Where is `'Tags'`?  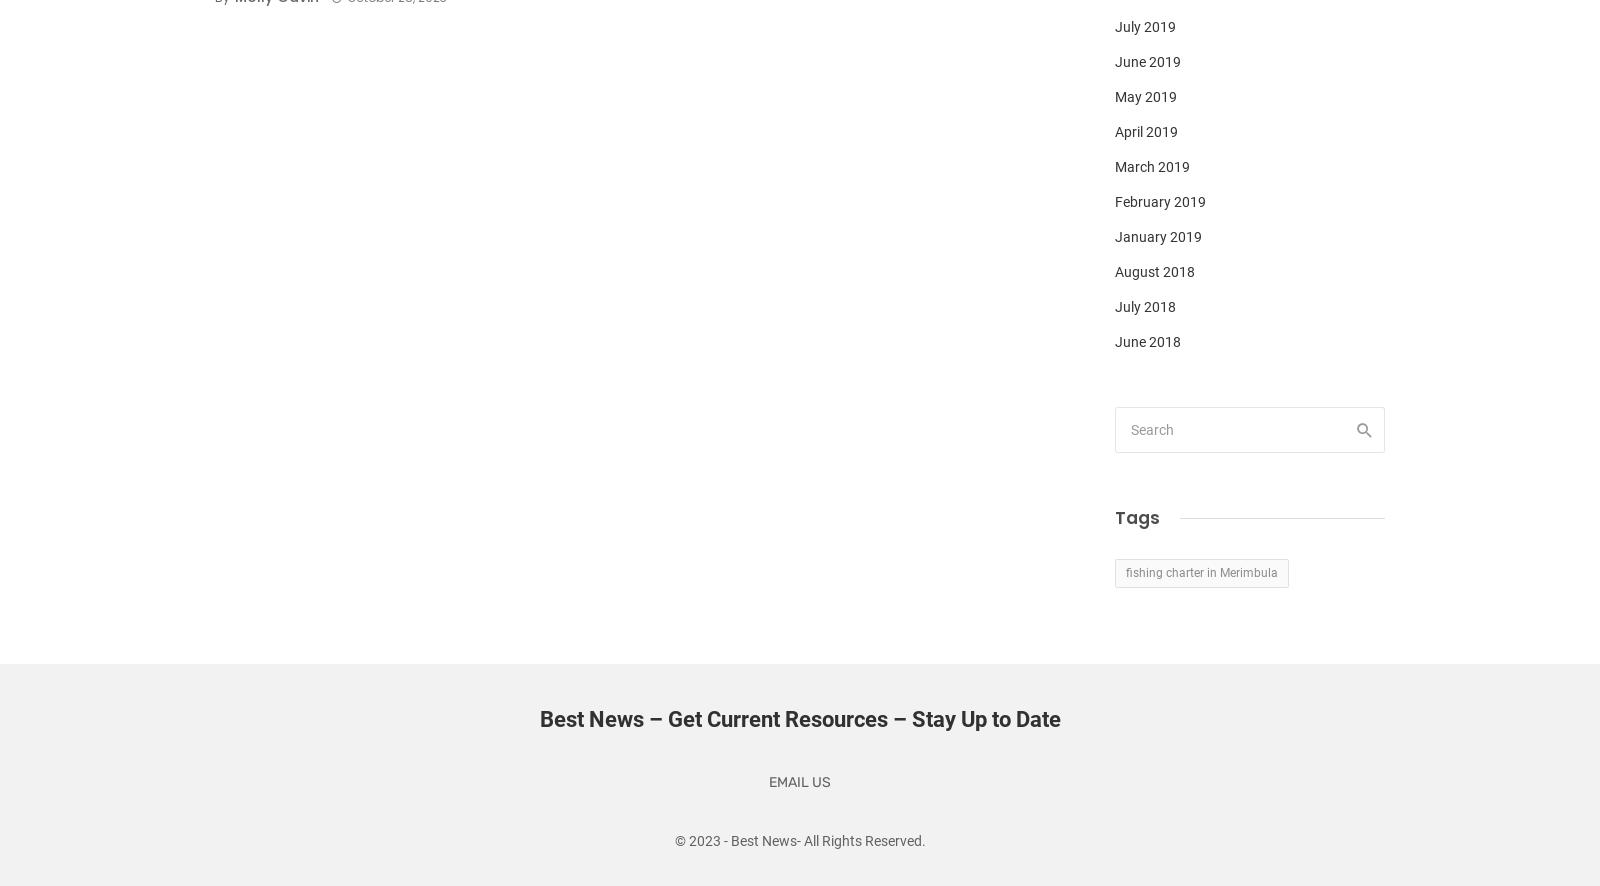
'Tags' is located at coordinates (1137, 517).